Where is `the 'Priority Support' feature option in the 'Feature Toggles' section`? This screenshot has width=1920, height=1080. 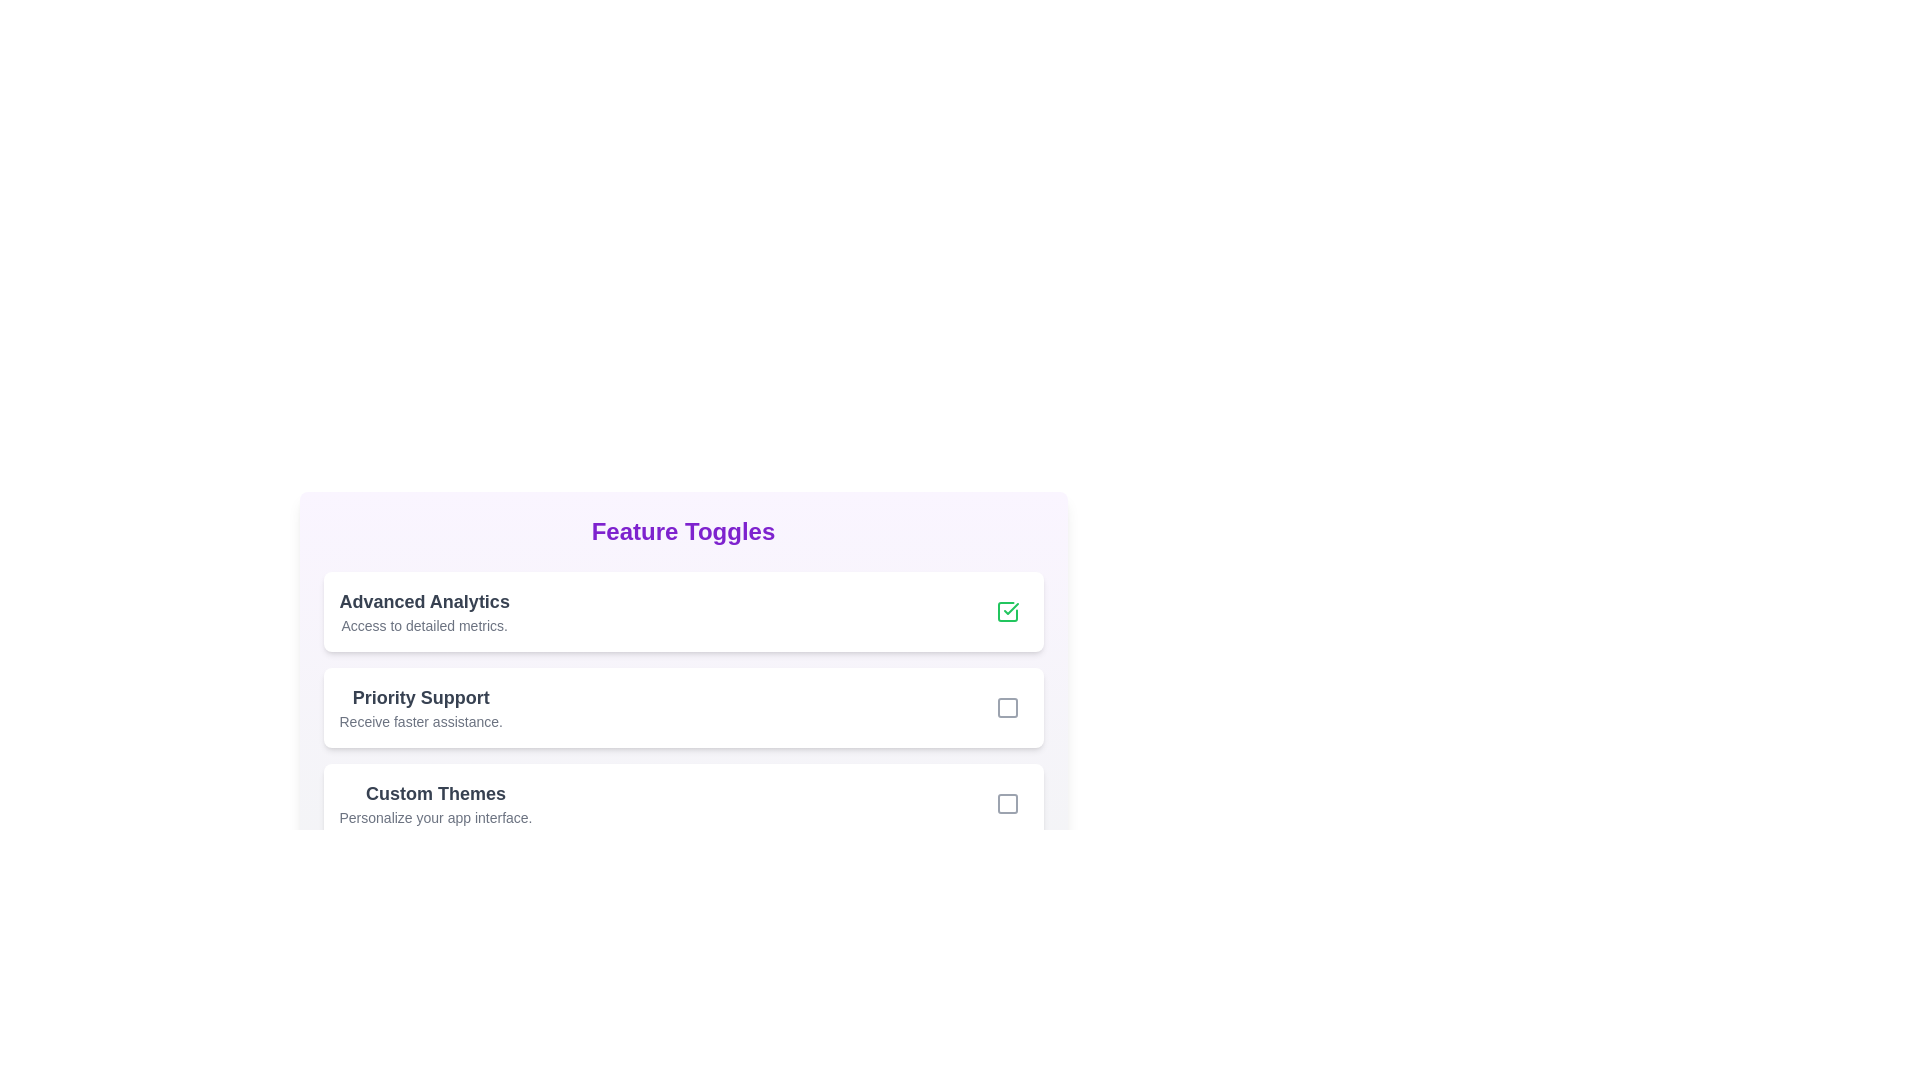 the 'Priority Support' feature option in the 'Feature Toggles' section is located at coordinates (683, 707).